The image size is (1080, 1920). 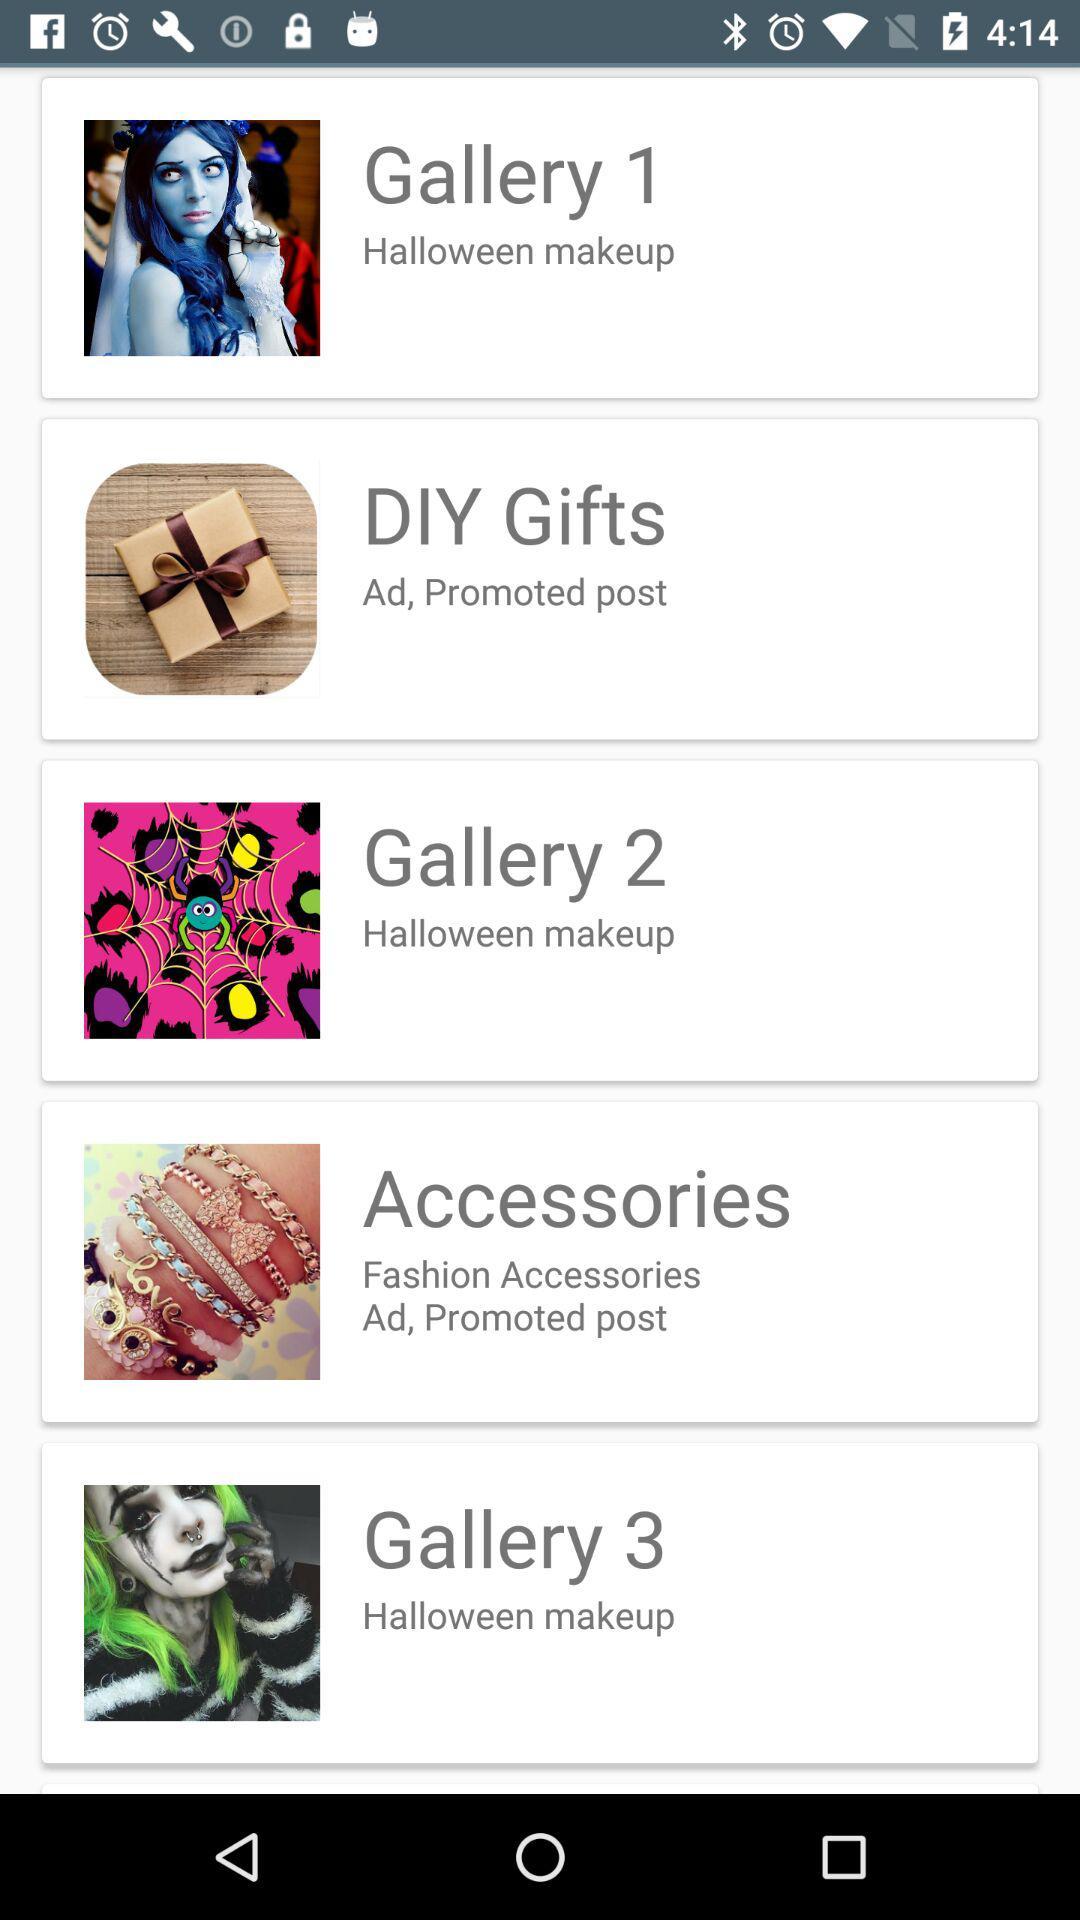 What do you see at coordinates (201, 1603) in the screenshot?
I see `the picture before the gallery 3` at bounding box center [201, 1603].